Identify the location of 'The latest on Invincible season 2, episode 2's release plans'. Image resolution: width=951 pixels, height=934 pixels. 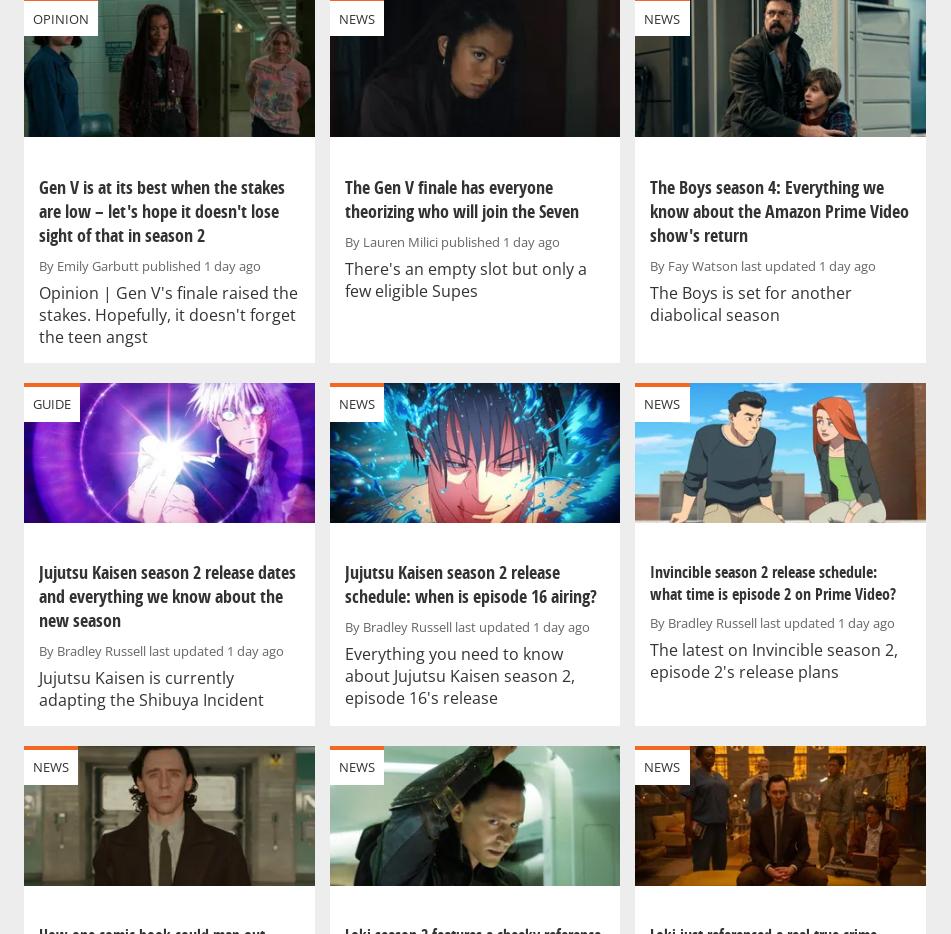
(649, 658).